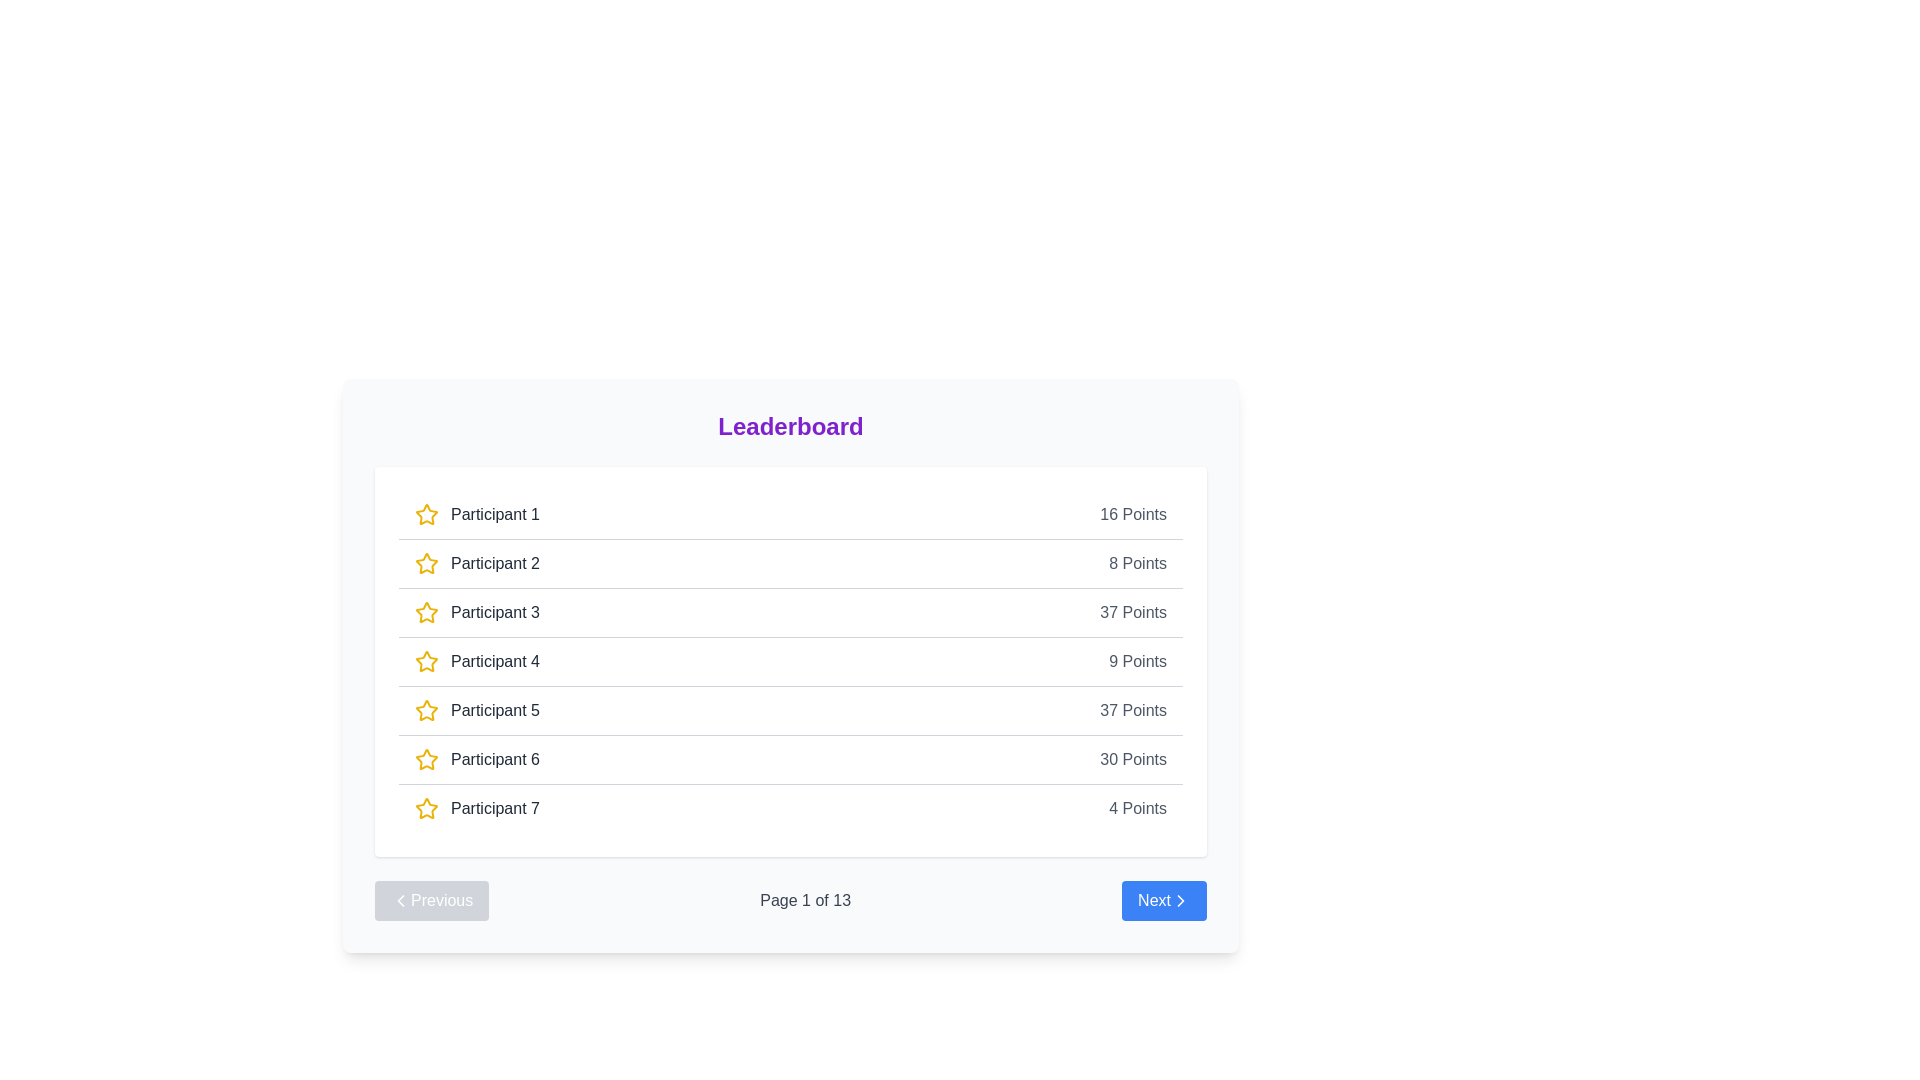  What do you see at coordinates (1138, 563) in the screenshot?
I see `the static text display indicating the score of '8 Points' for the participant in the leaderboard located in the second row and rightmost column` at bounding box center [1138, 563].